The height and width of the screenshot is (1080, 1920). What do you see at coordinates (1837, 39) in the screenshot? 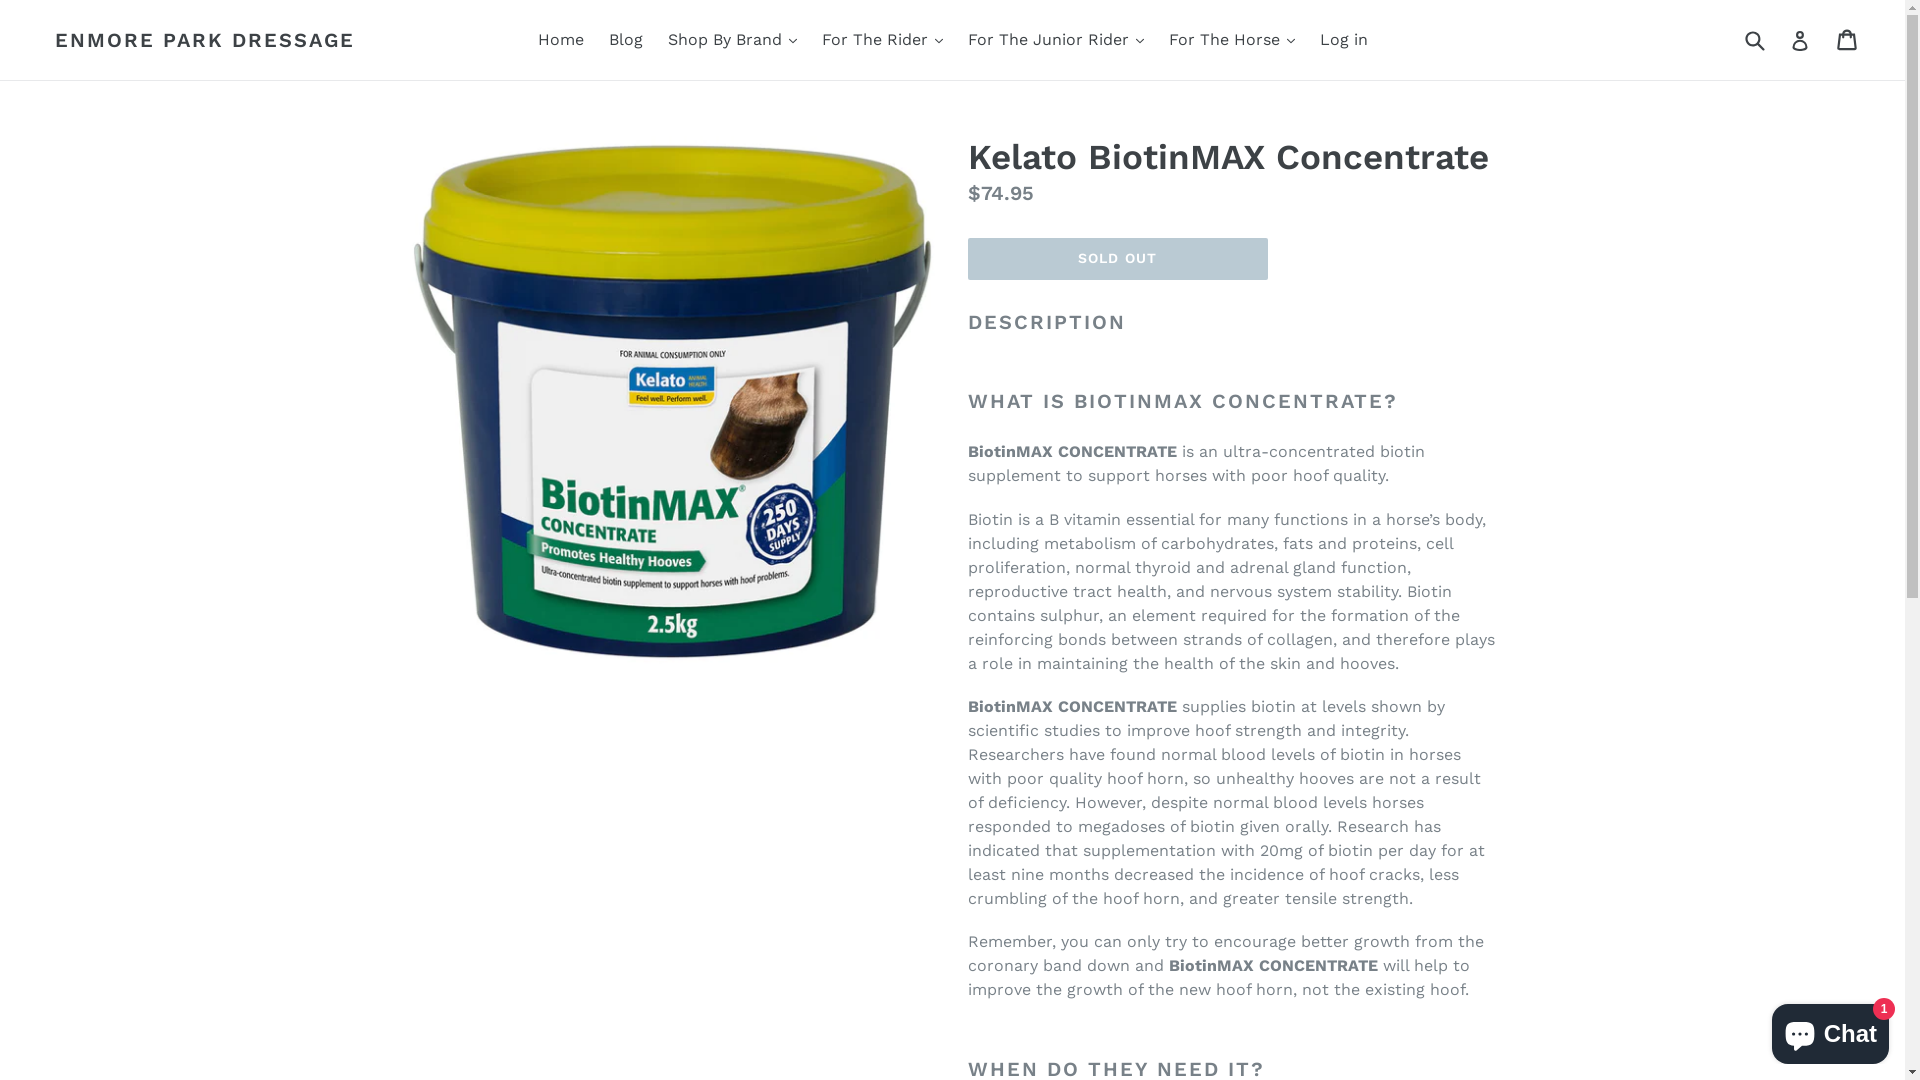
I see `'Cart` at bounding box center [1837, 39].